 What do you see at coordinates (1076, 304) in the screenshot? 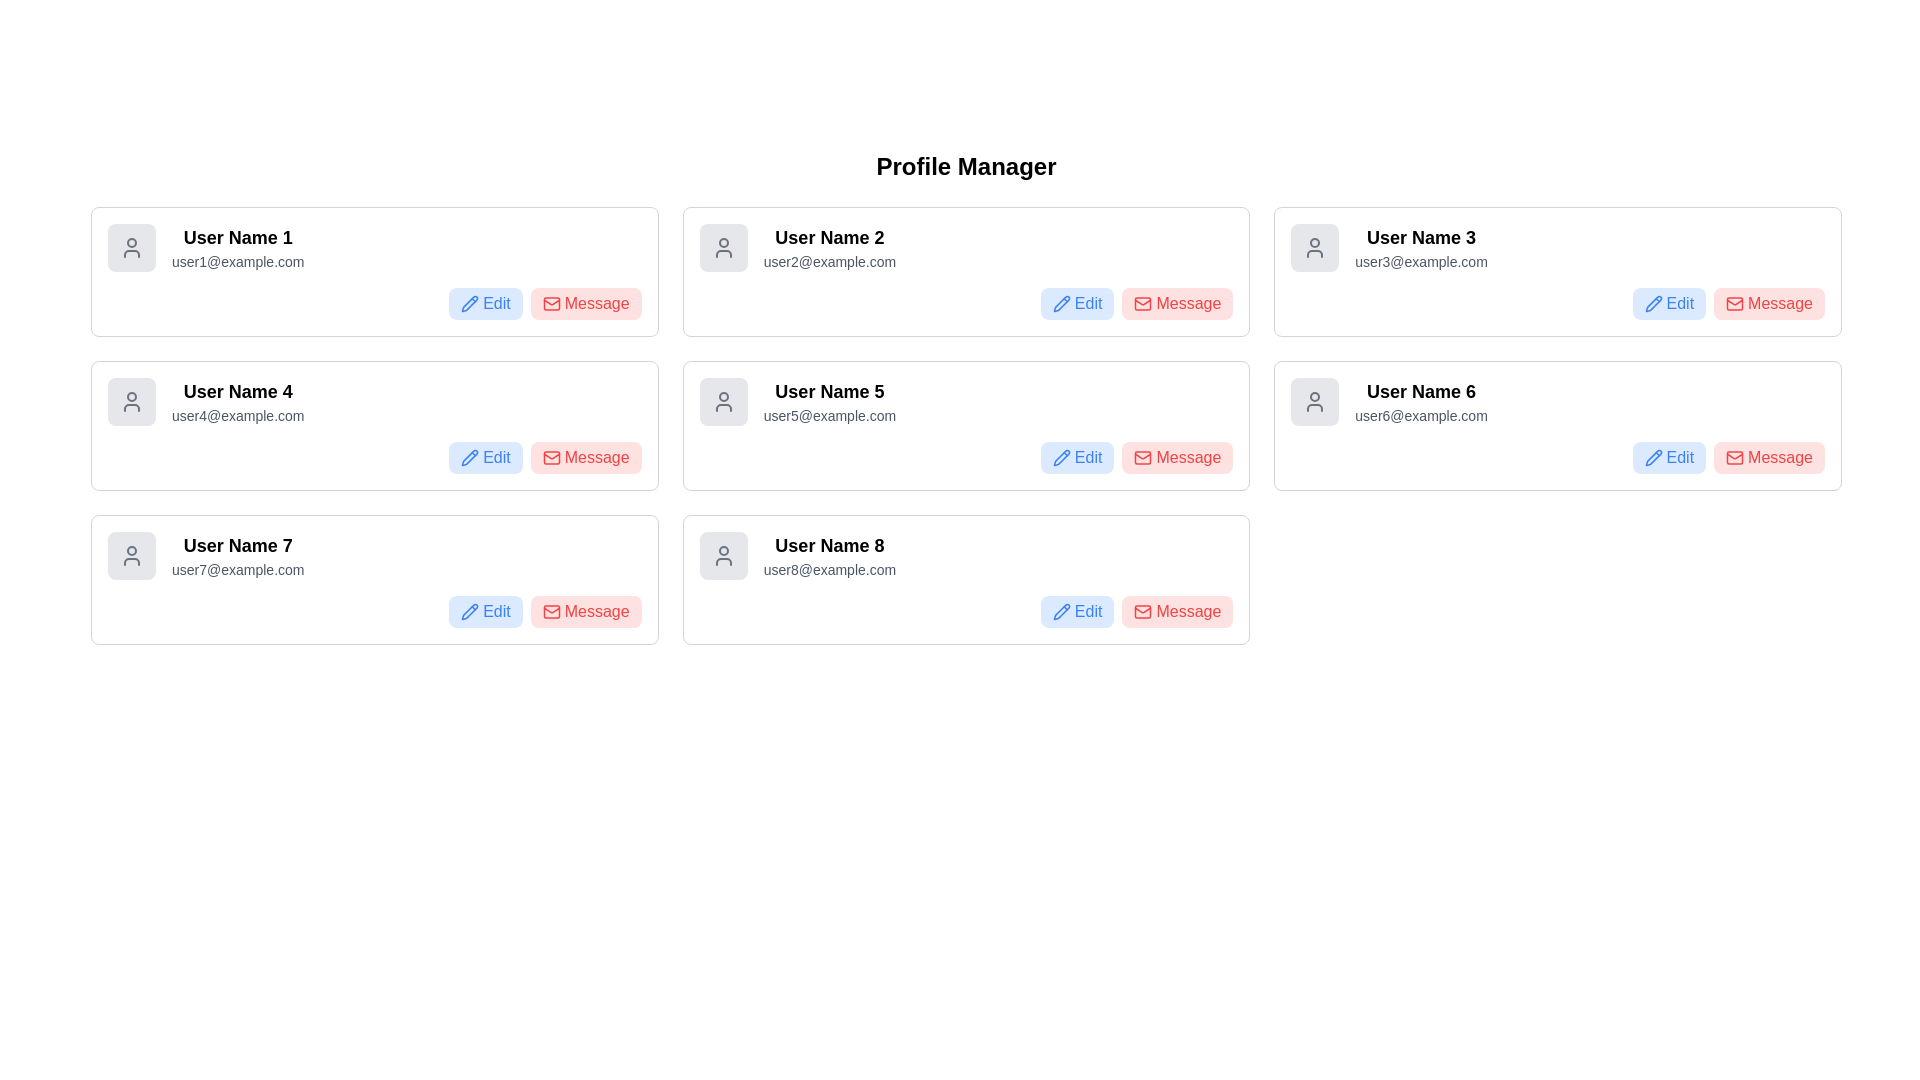
I see `the rounded rectangular 'Edit' button with a light blue background and blue text, located in the top-right corner of the 'User Name 2' card` at bounding box center [1076, 304].